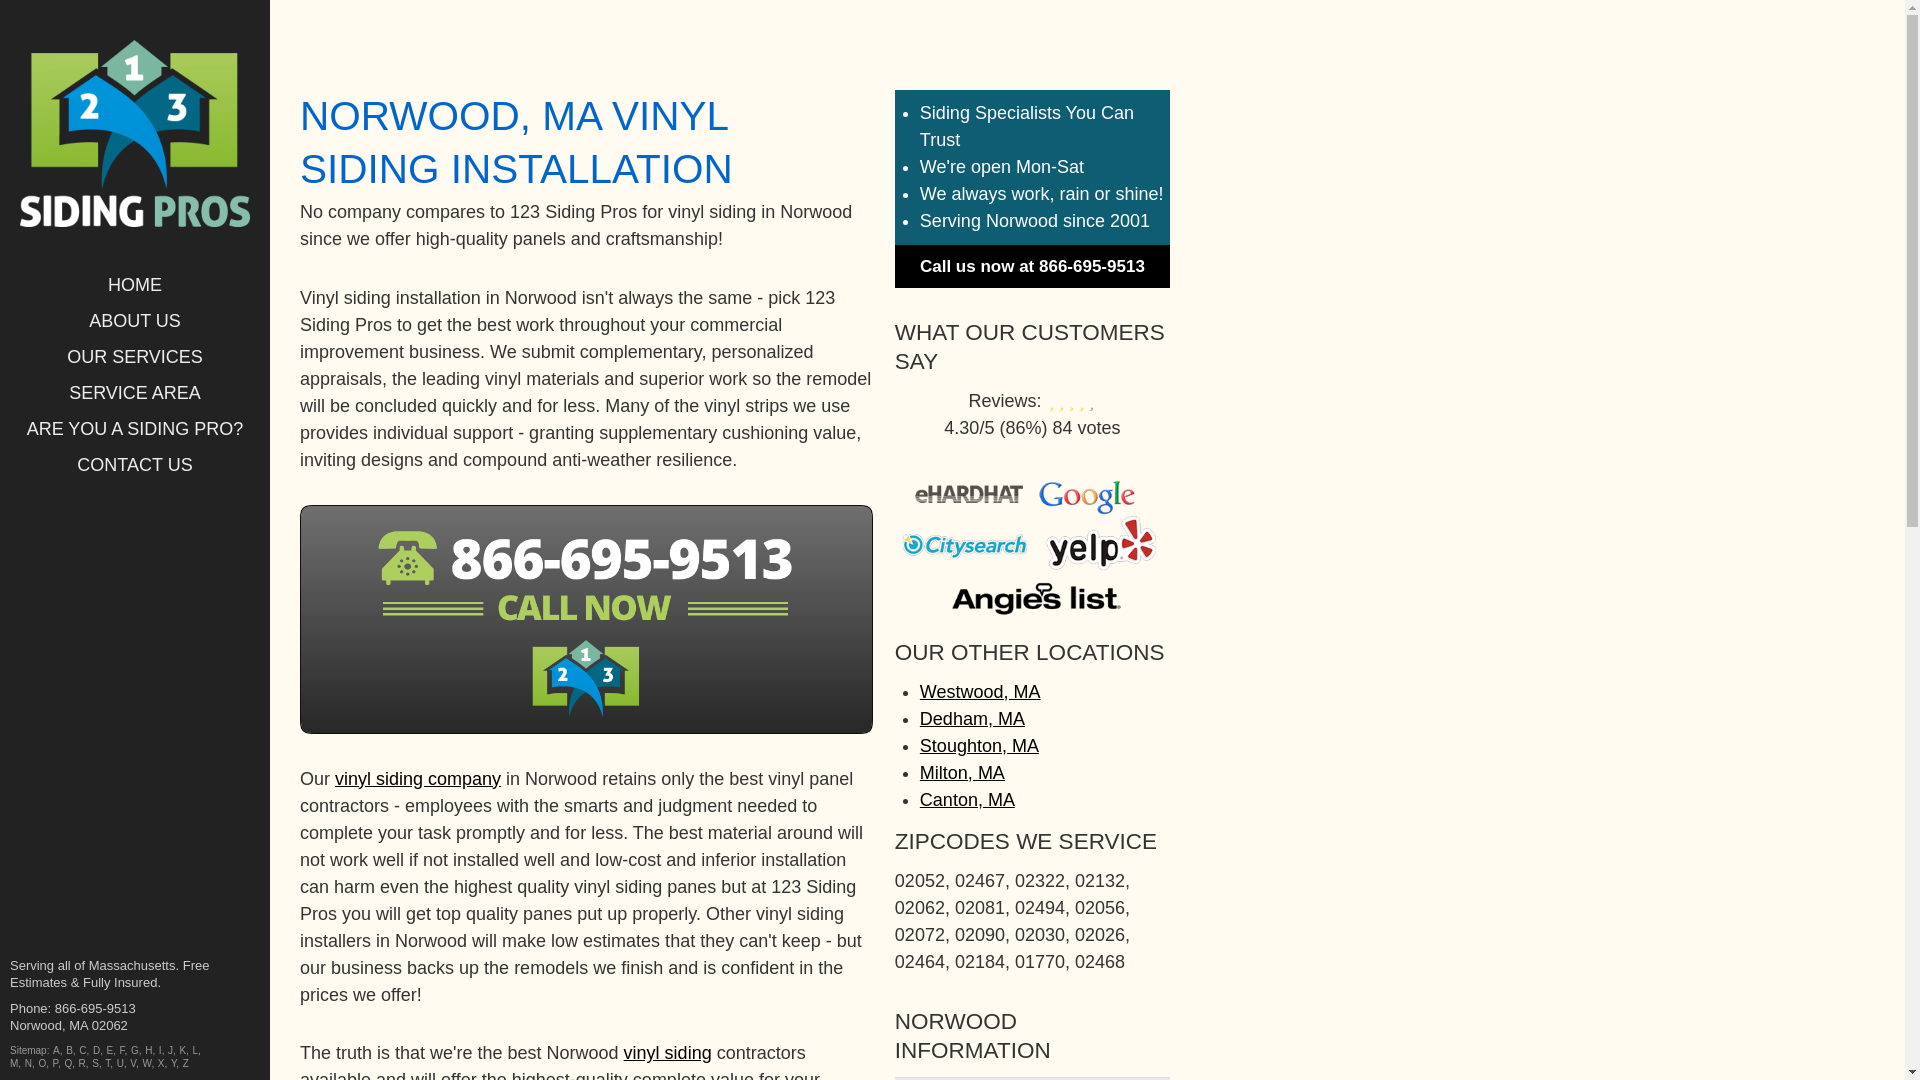 The height and width of the screenshot is (1080, 1920). What do you see at coordinates (145, 1062) in the screenshot?
I see `'W'` at bounding box center [145, 1062].